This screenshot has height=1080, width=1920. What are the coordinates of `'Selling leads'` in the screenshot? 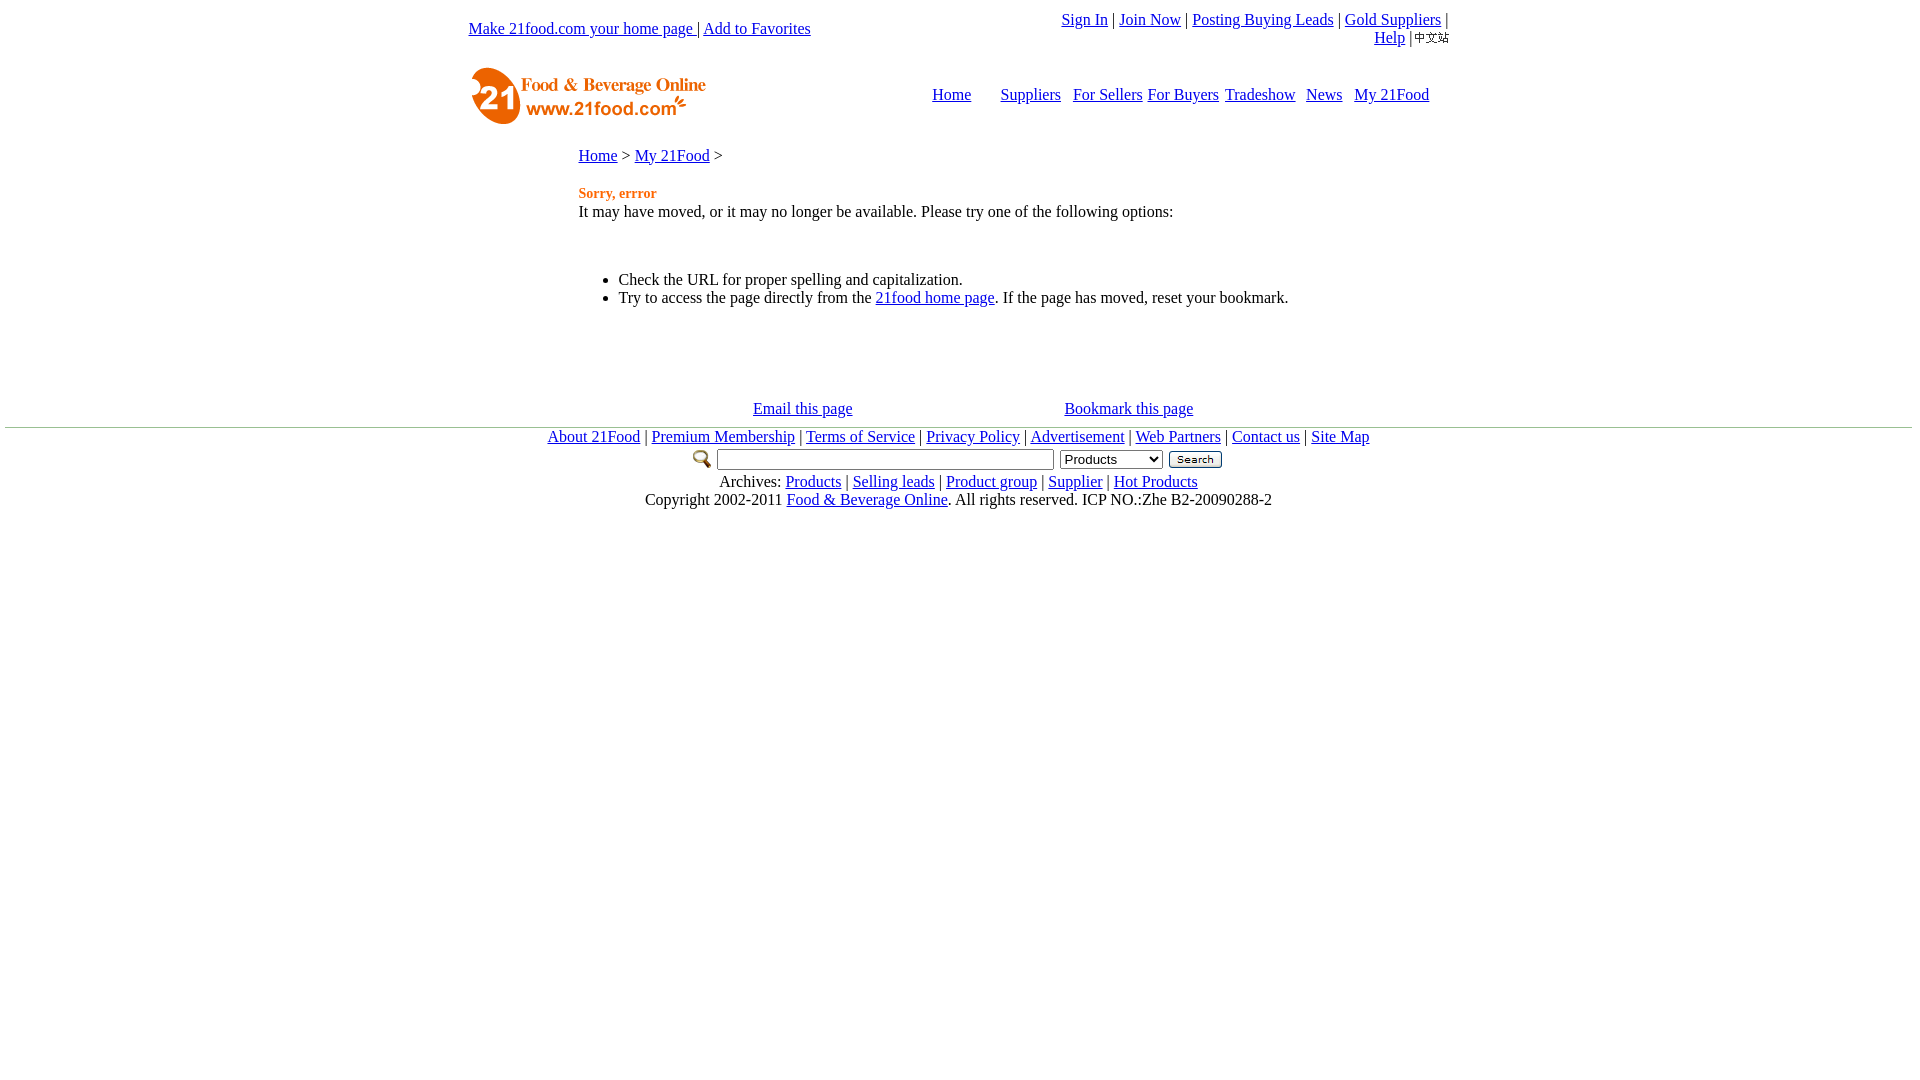 It's located at (853, 481).